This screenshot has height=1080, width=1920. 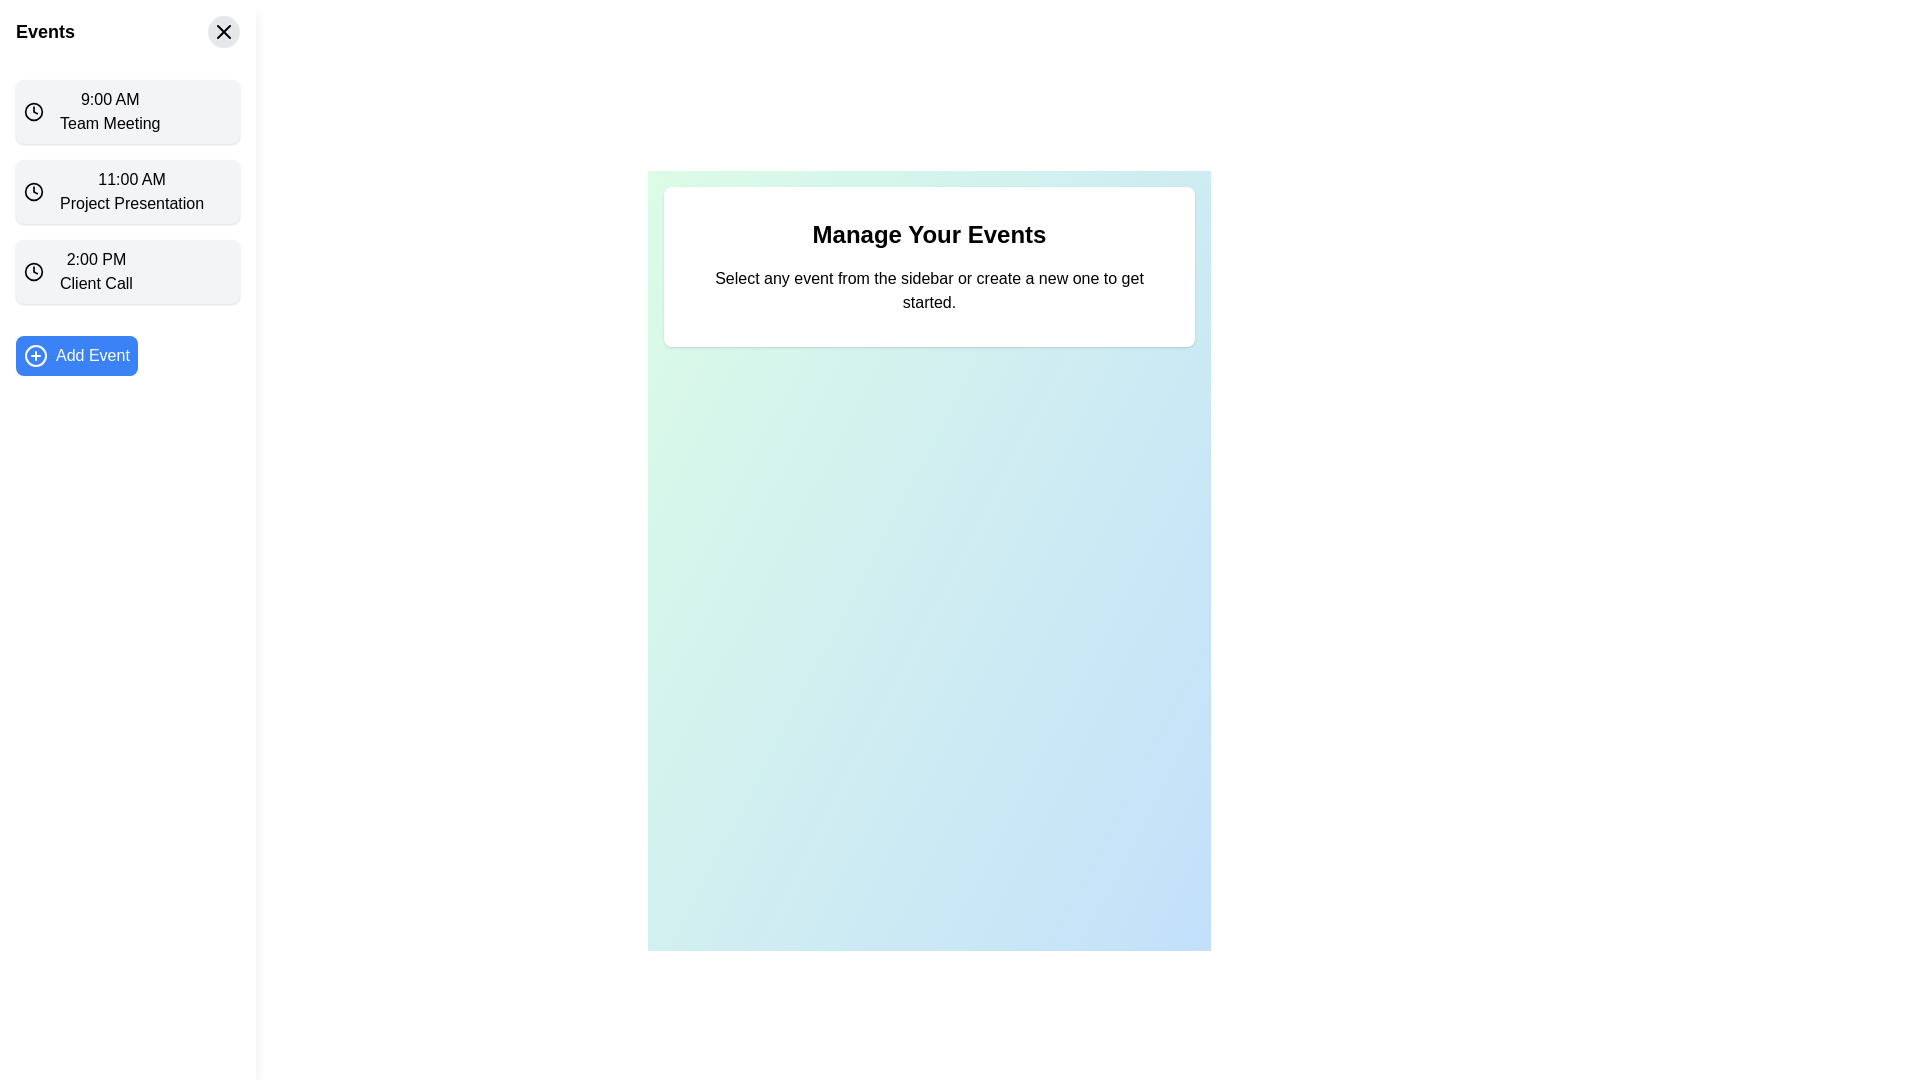 What do you see at coordinates (127, 272) in the screenshot?
I see `the 'Client Call' event in the schedule list` at bounding box center [127, 272].